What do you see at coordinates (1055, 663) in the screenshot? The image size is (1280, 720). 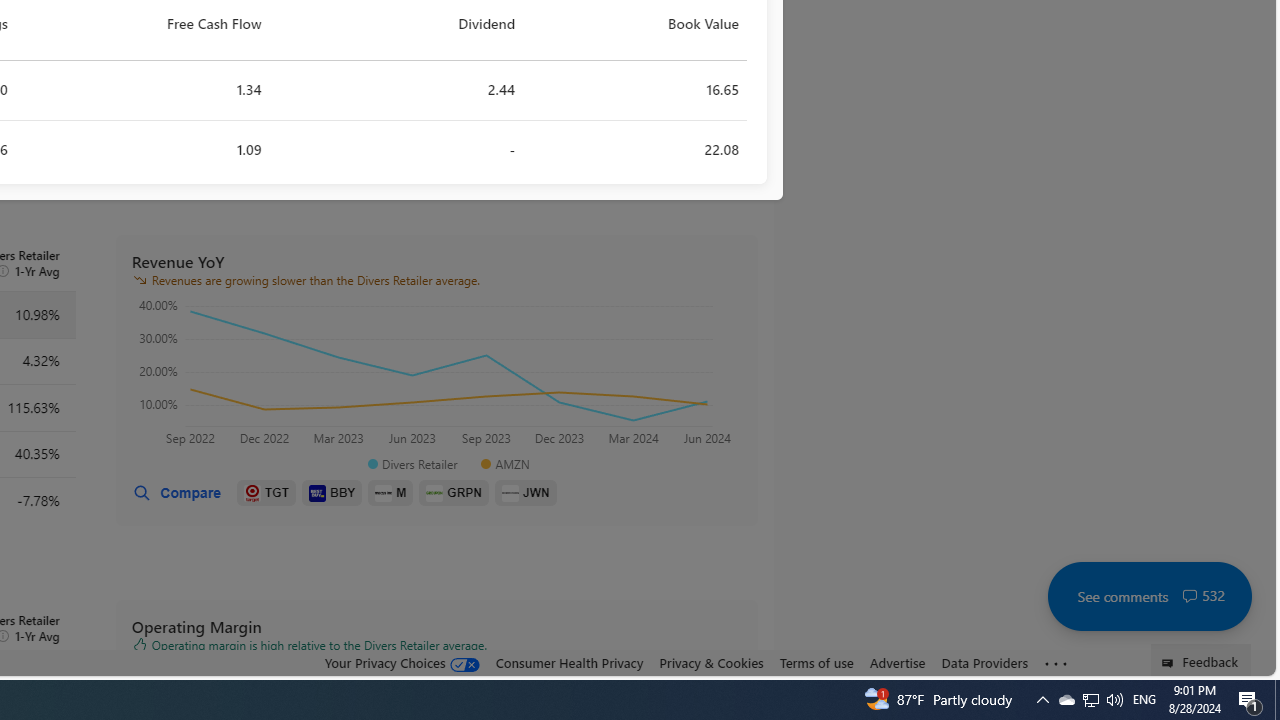 I see `'Class: oneFooter_seeMore-DS-EntryPoint1-1'` at bounding box center [1055, 663].